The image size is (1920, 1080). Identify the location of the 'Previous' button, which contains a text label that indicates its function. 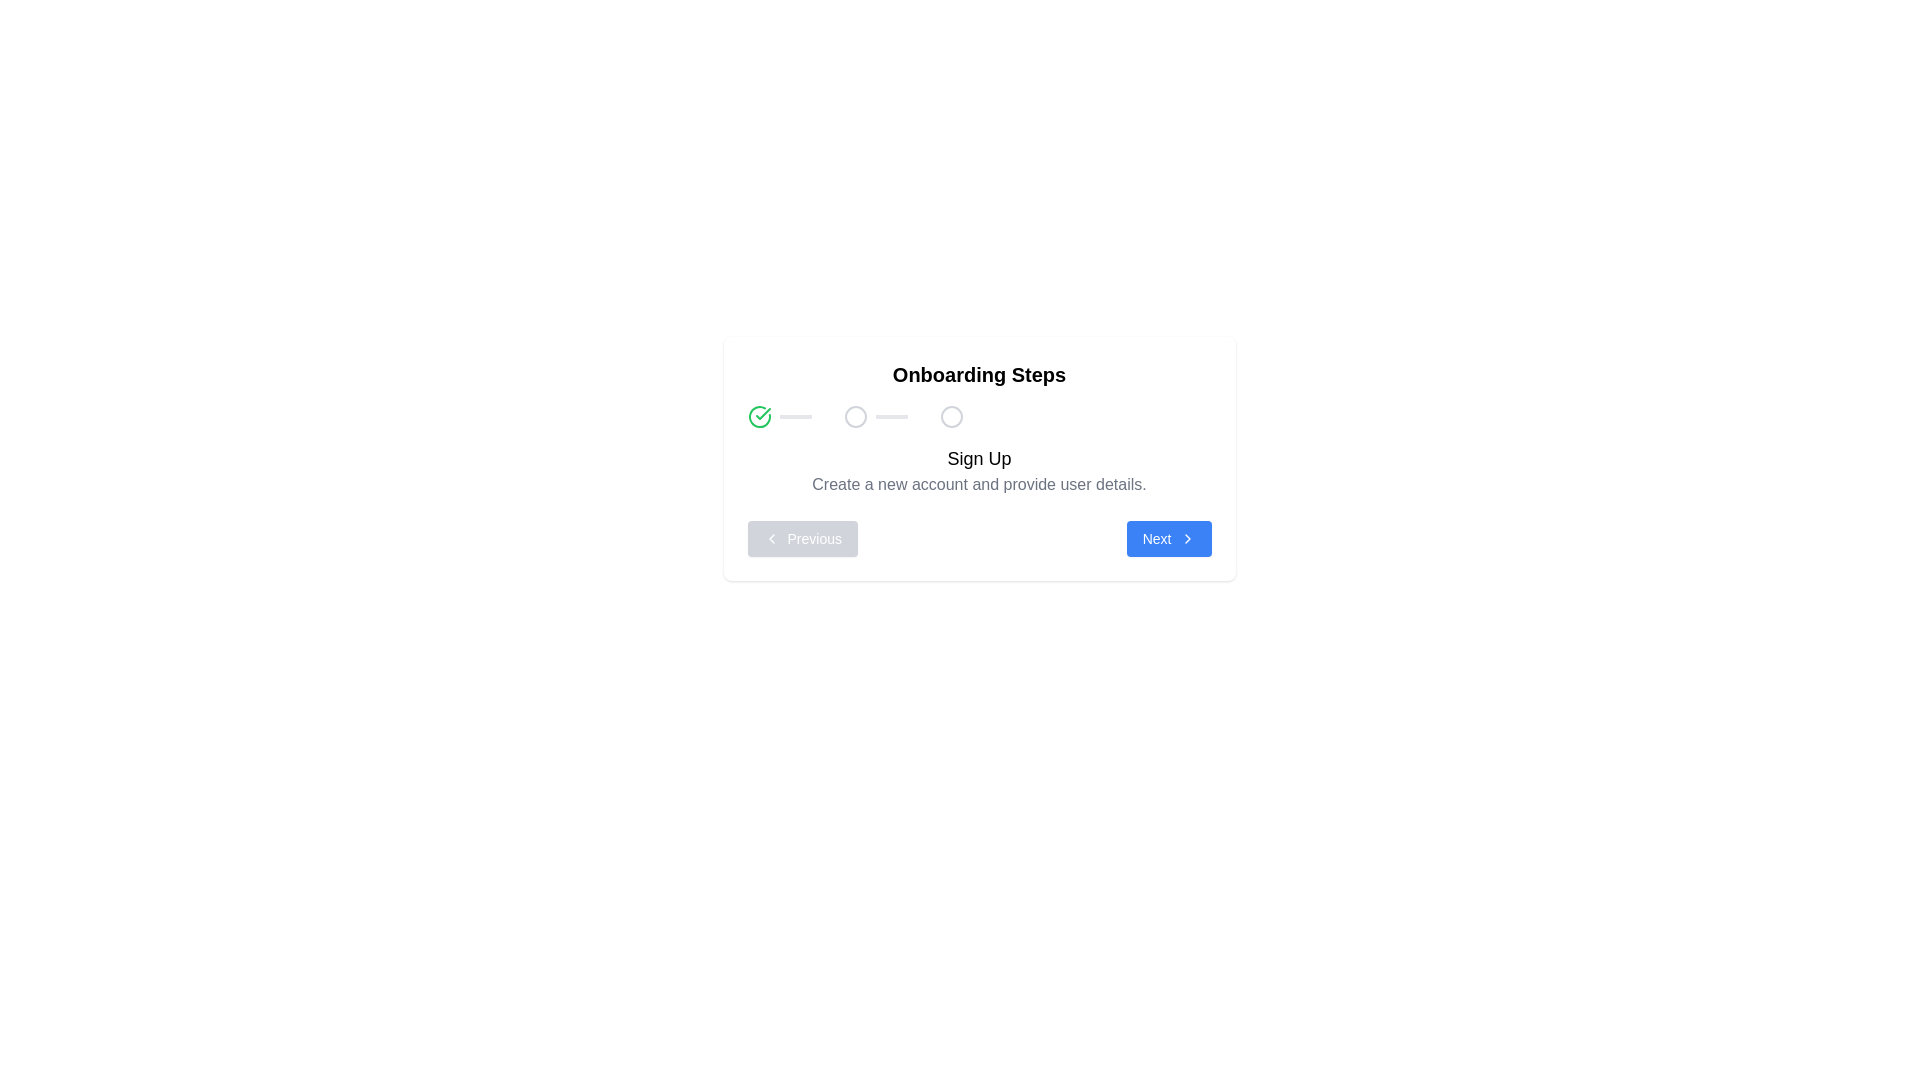
(814, 538).